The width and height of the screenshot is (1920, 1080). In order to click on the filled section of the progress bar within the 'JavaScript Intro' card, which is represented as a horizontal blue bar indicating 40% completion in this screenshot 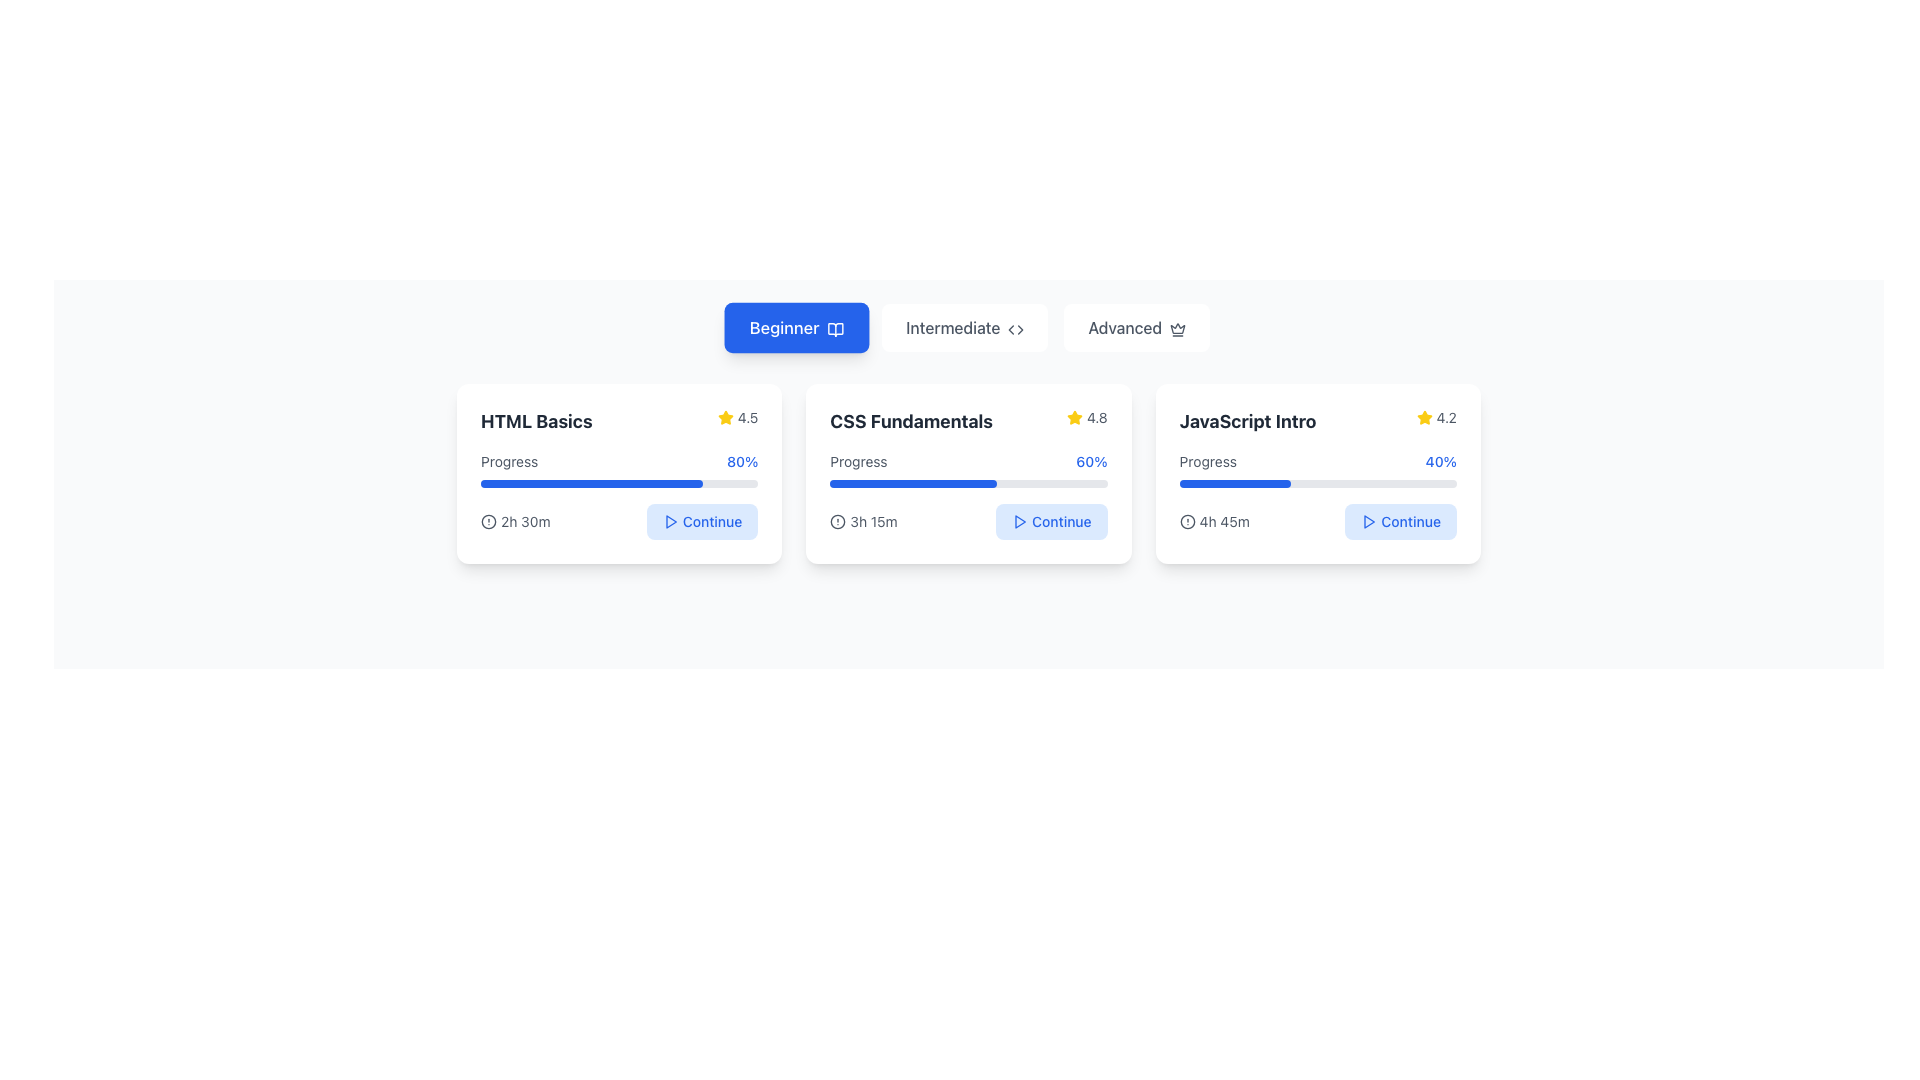, I will do `click(1234, 483)`.